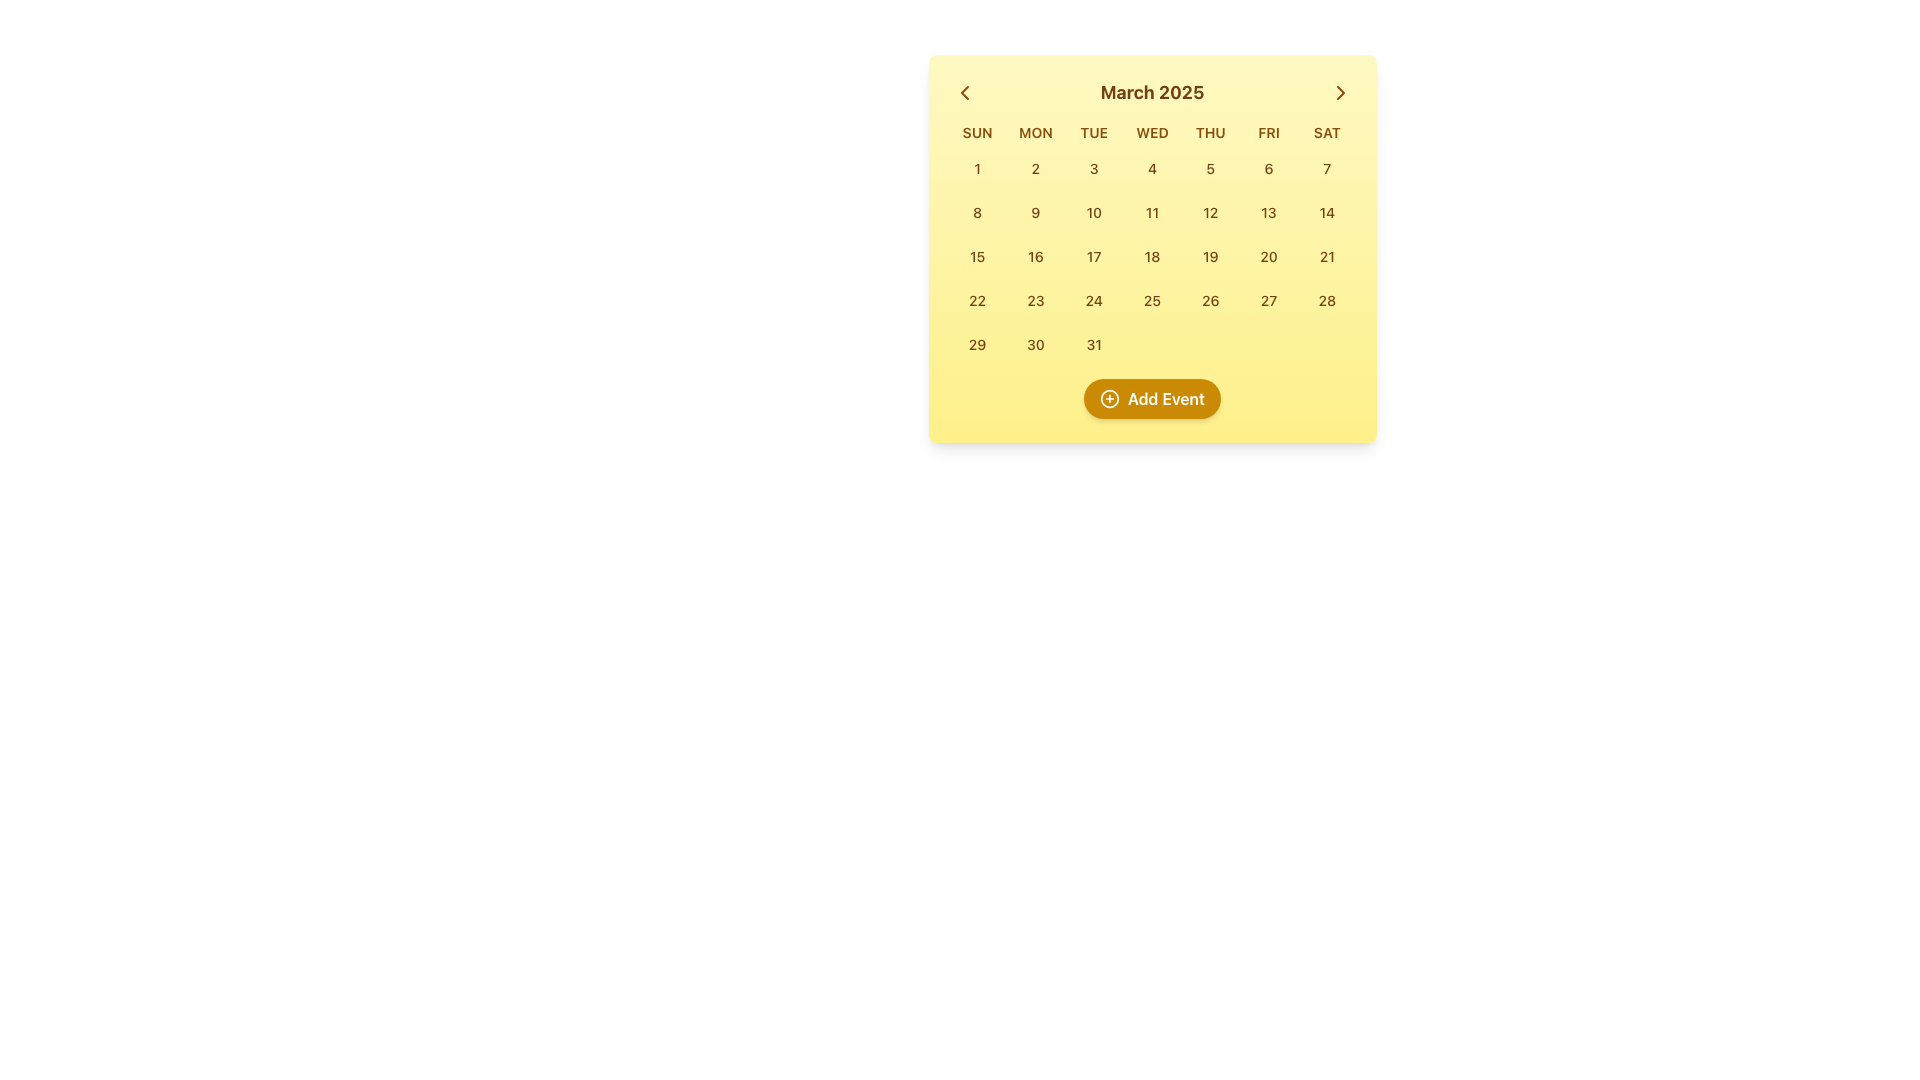 The width and height of the screenshot is (1920, 1080). What do you see at coordinates (1209, 300) in the screenshot?
I see `the button styled as the day cell for the date '26' in the calendar view` at bounding box center [1209, 300].